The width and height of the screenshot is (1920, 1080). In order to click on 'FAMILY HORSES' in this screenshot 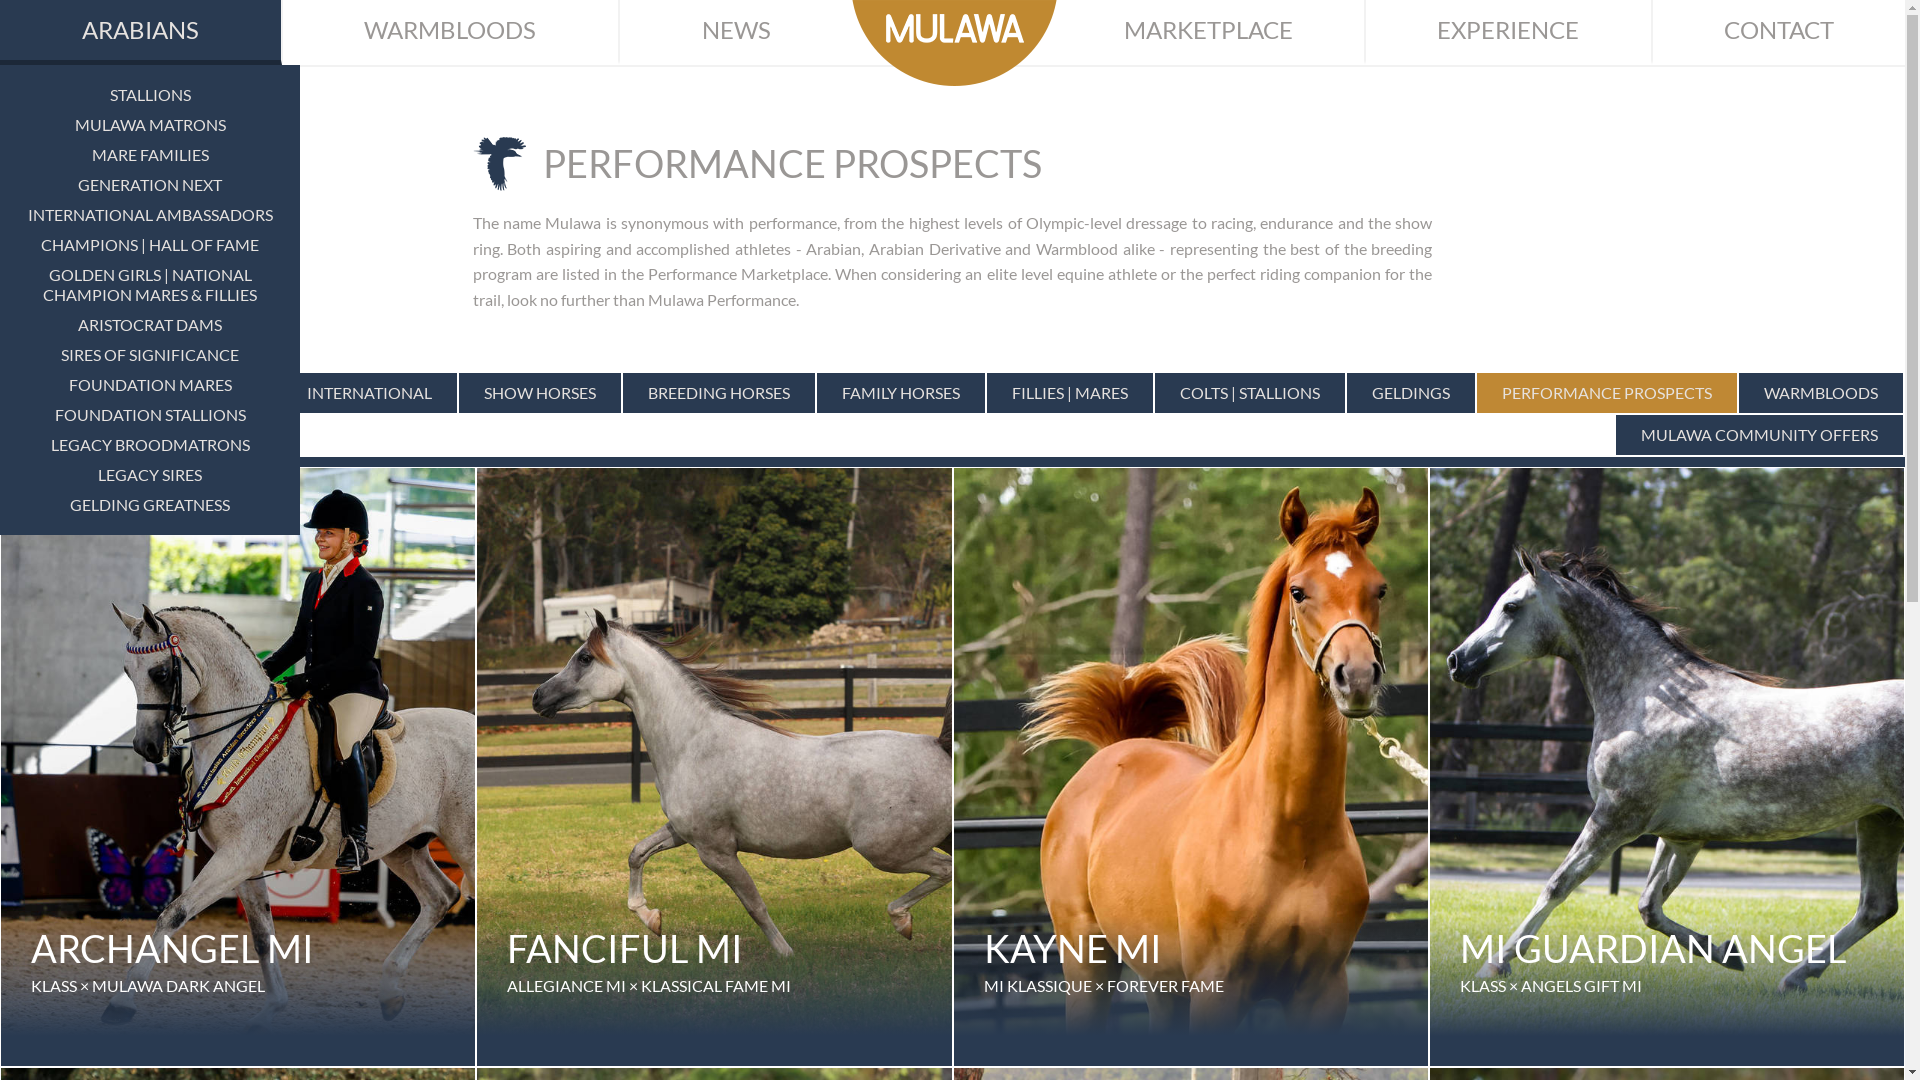, I will do `click(900, 393)`.